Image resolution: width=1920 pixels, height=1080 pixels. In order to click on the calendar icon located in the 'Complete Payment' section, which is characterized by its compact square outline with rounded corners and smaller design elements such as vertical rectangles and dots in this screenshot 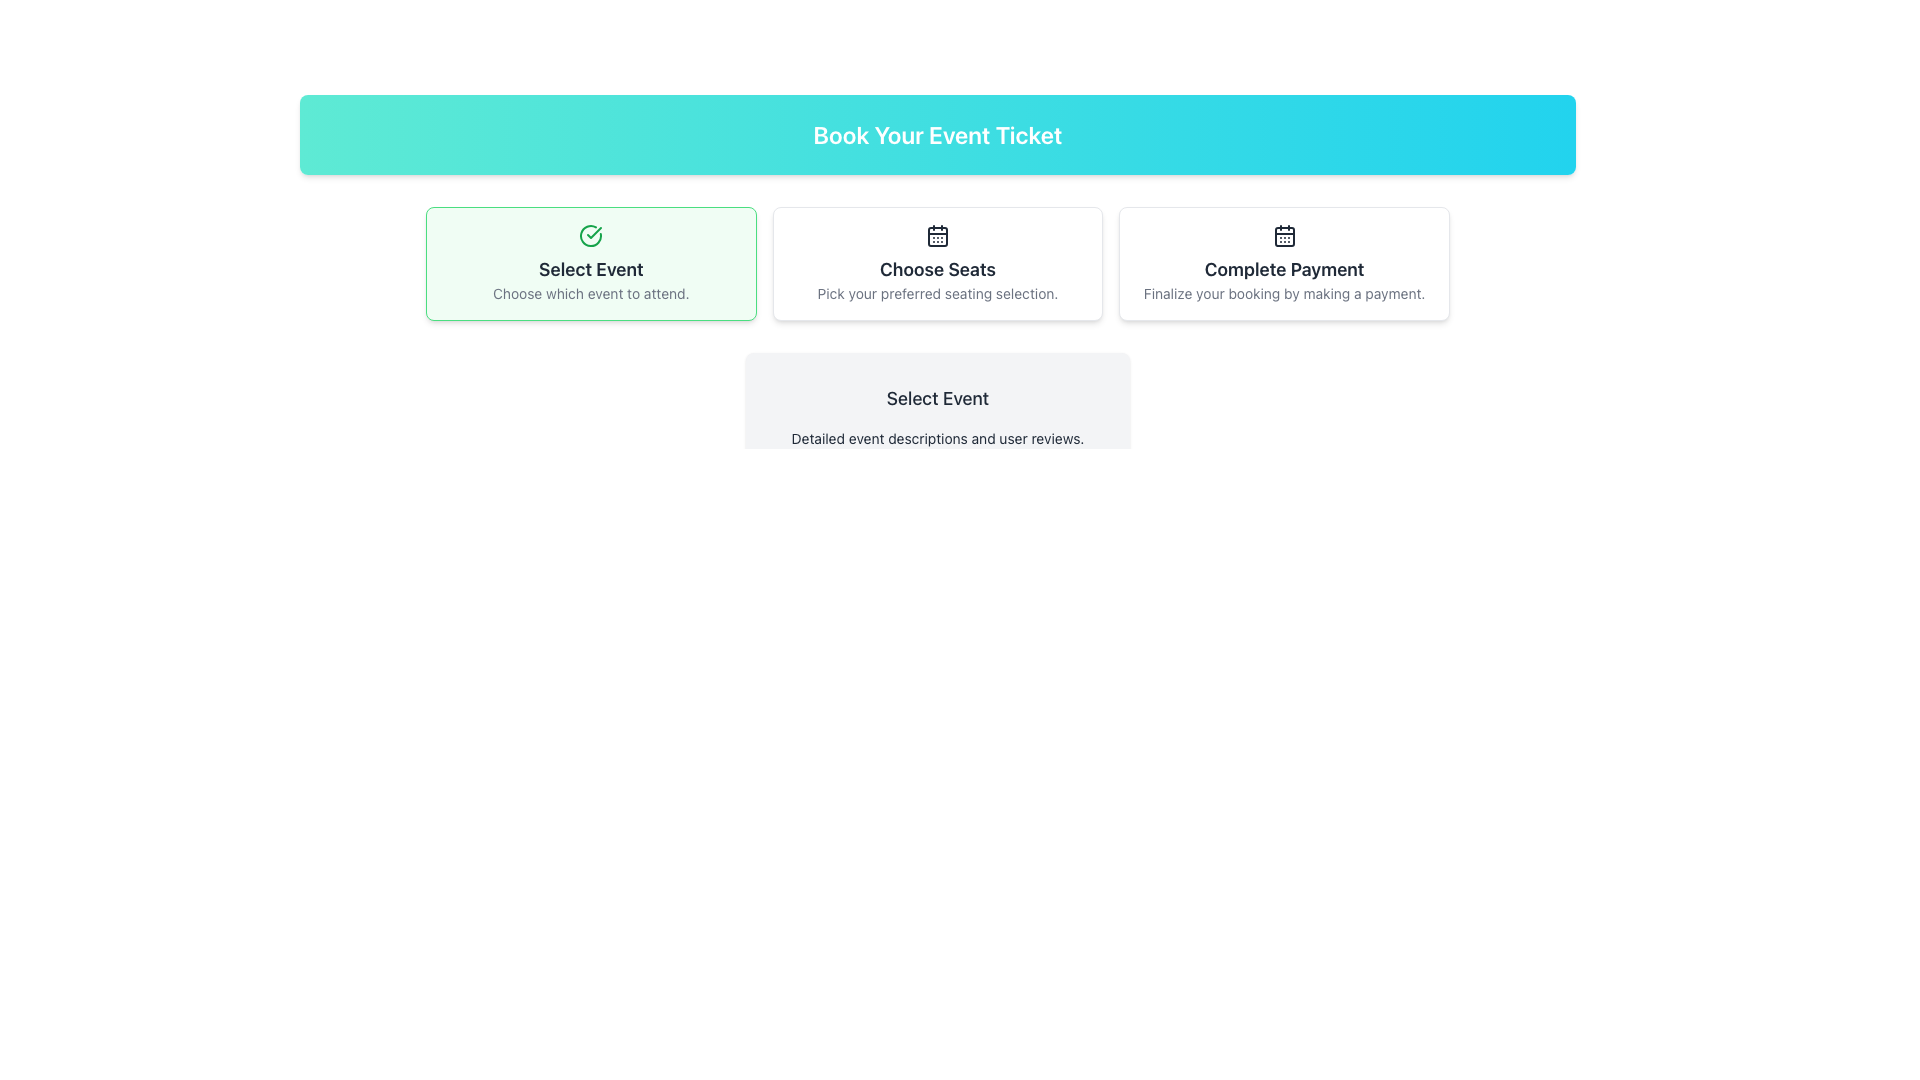, I will do `click(1284, 234)`.